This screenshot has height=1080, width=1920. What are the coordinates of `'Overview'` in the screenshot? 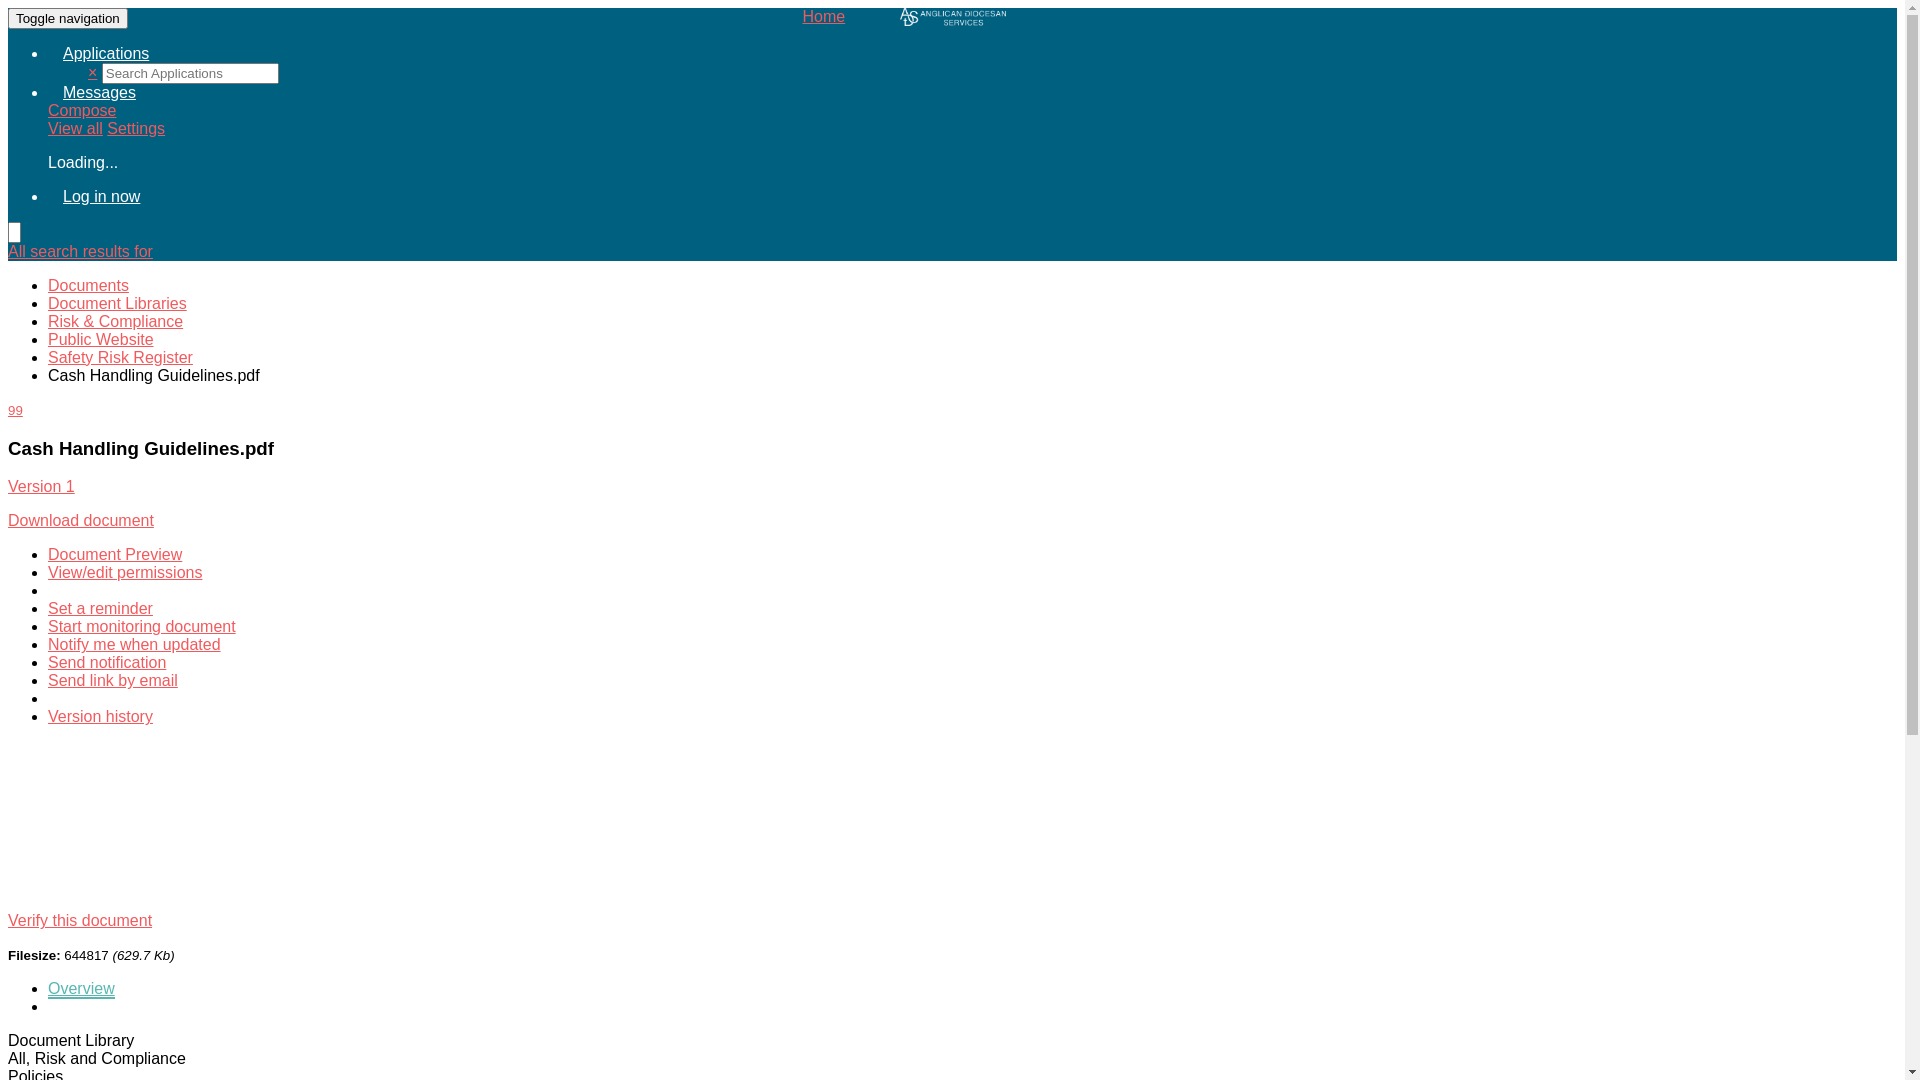 It's located at (80, 988).